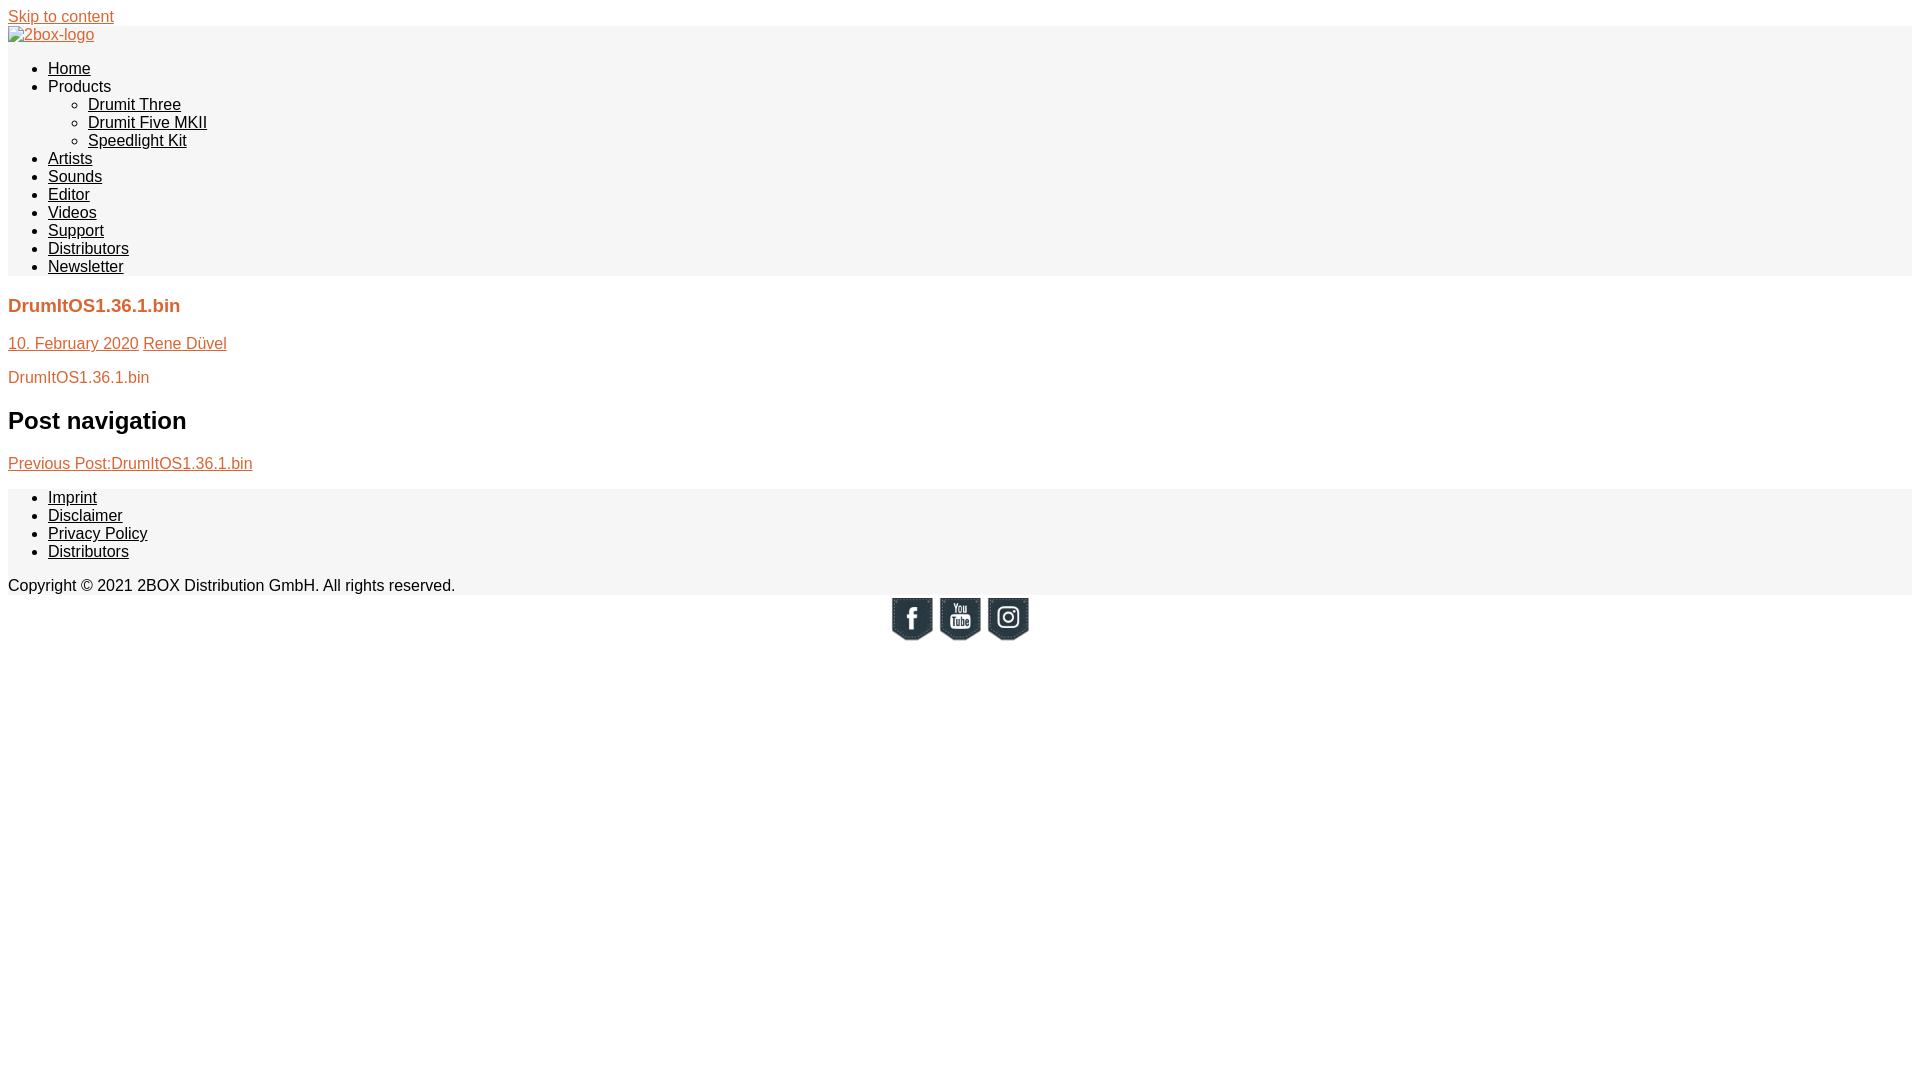 Image resolution: width=1920 pixels, height=1080 pixels. I want to click on 'Privacy Policy', so click(48, 532).